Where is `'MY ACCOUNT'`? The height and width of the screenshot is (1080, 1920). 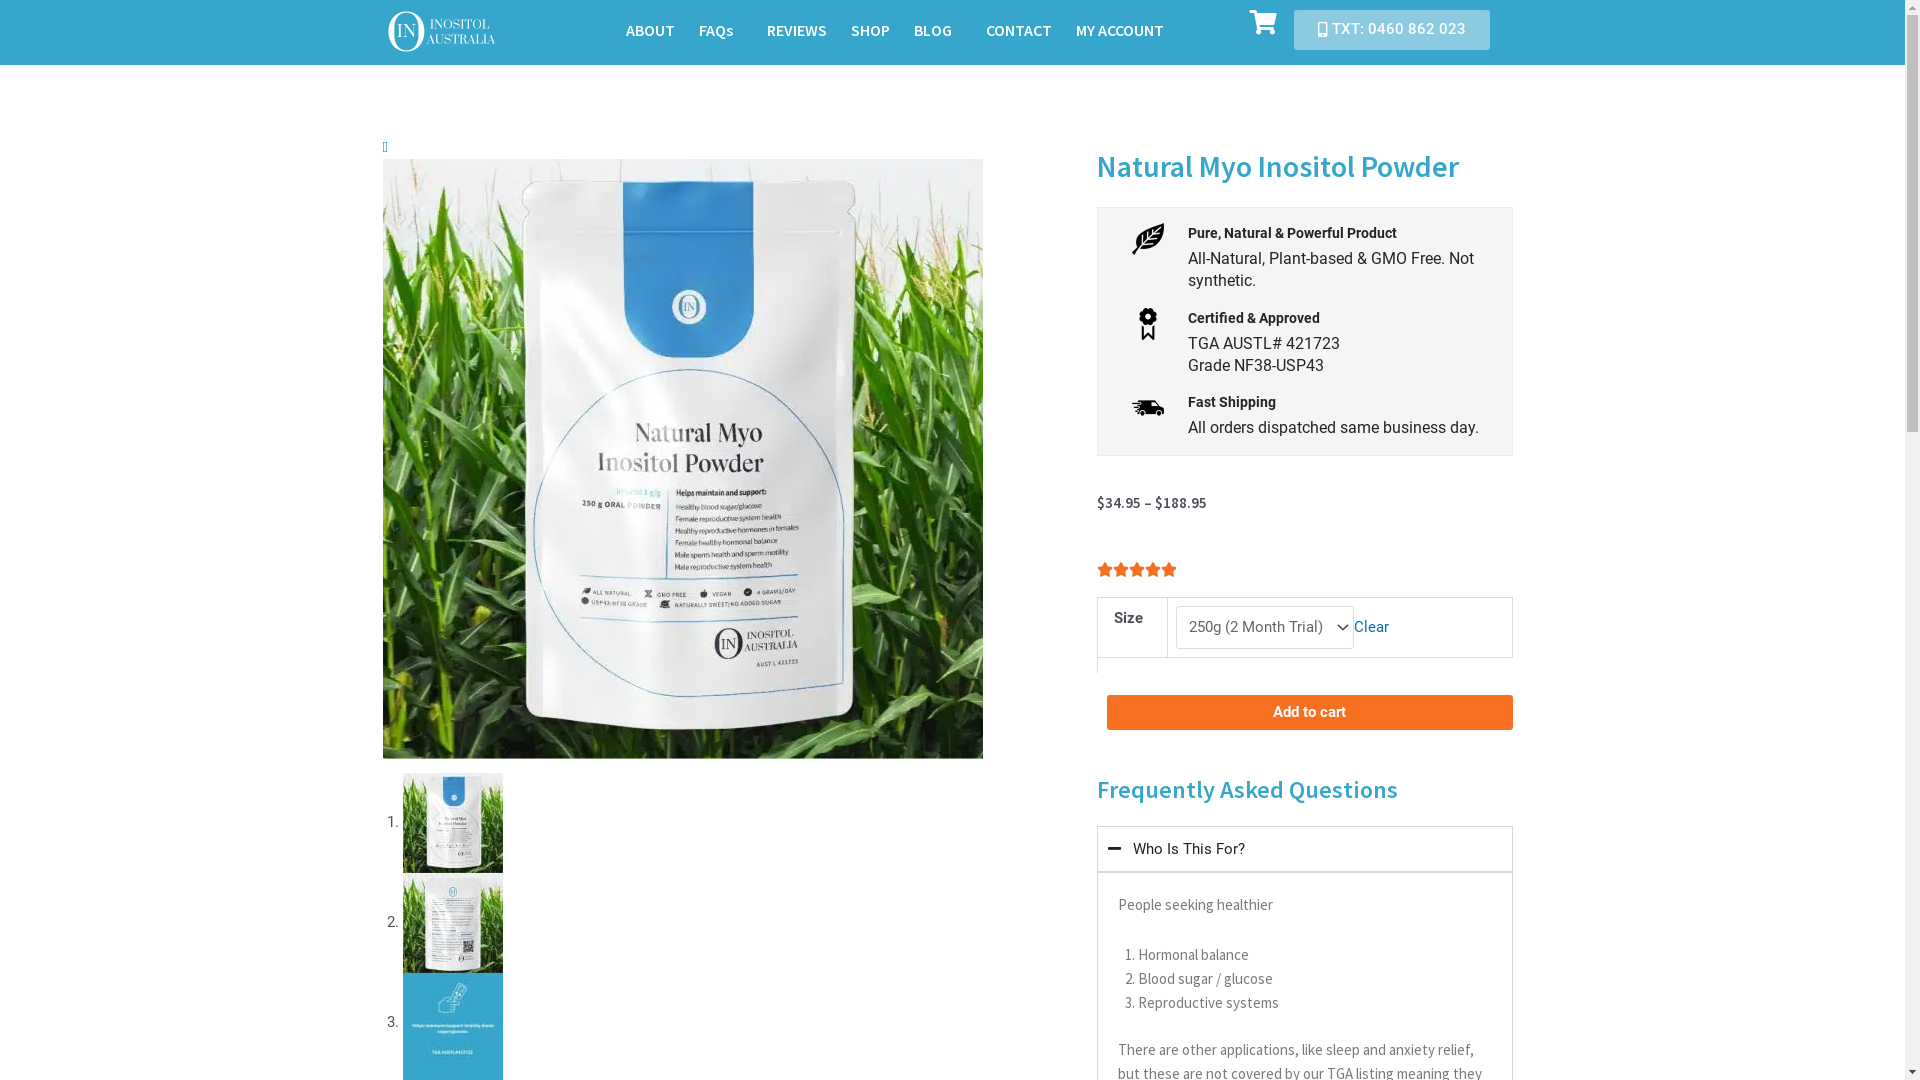
'MY ACCOUNT' is located at coordinates (1118, 30).